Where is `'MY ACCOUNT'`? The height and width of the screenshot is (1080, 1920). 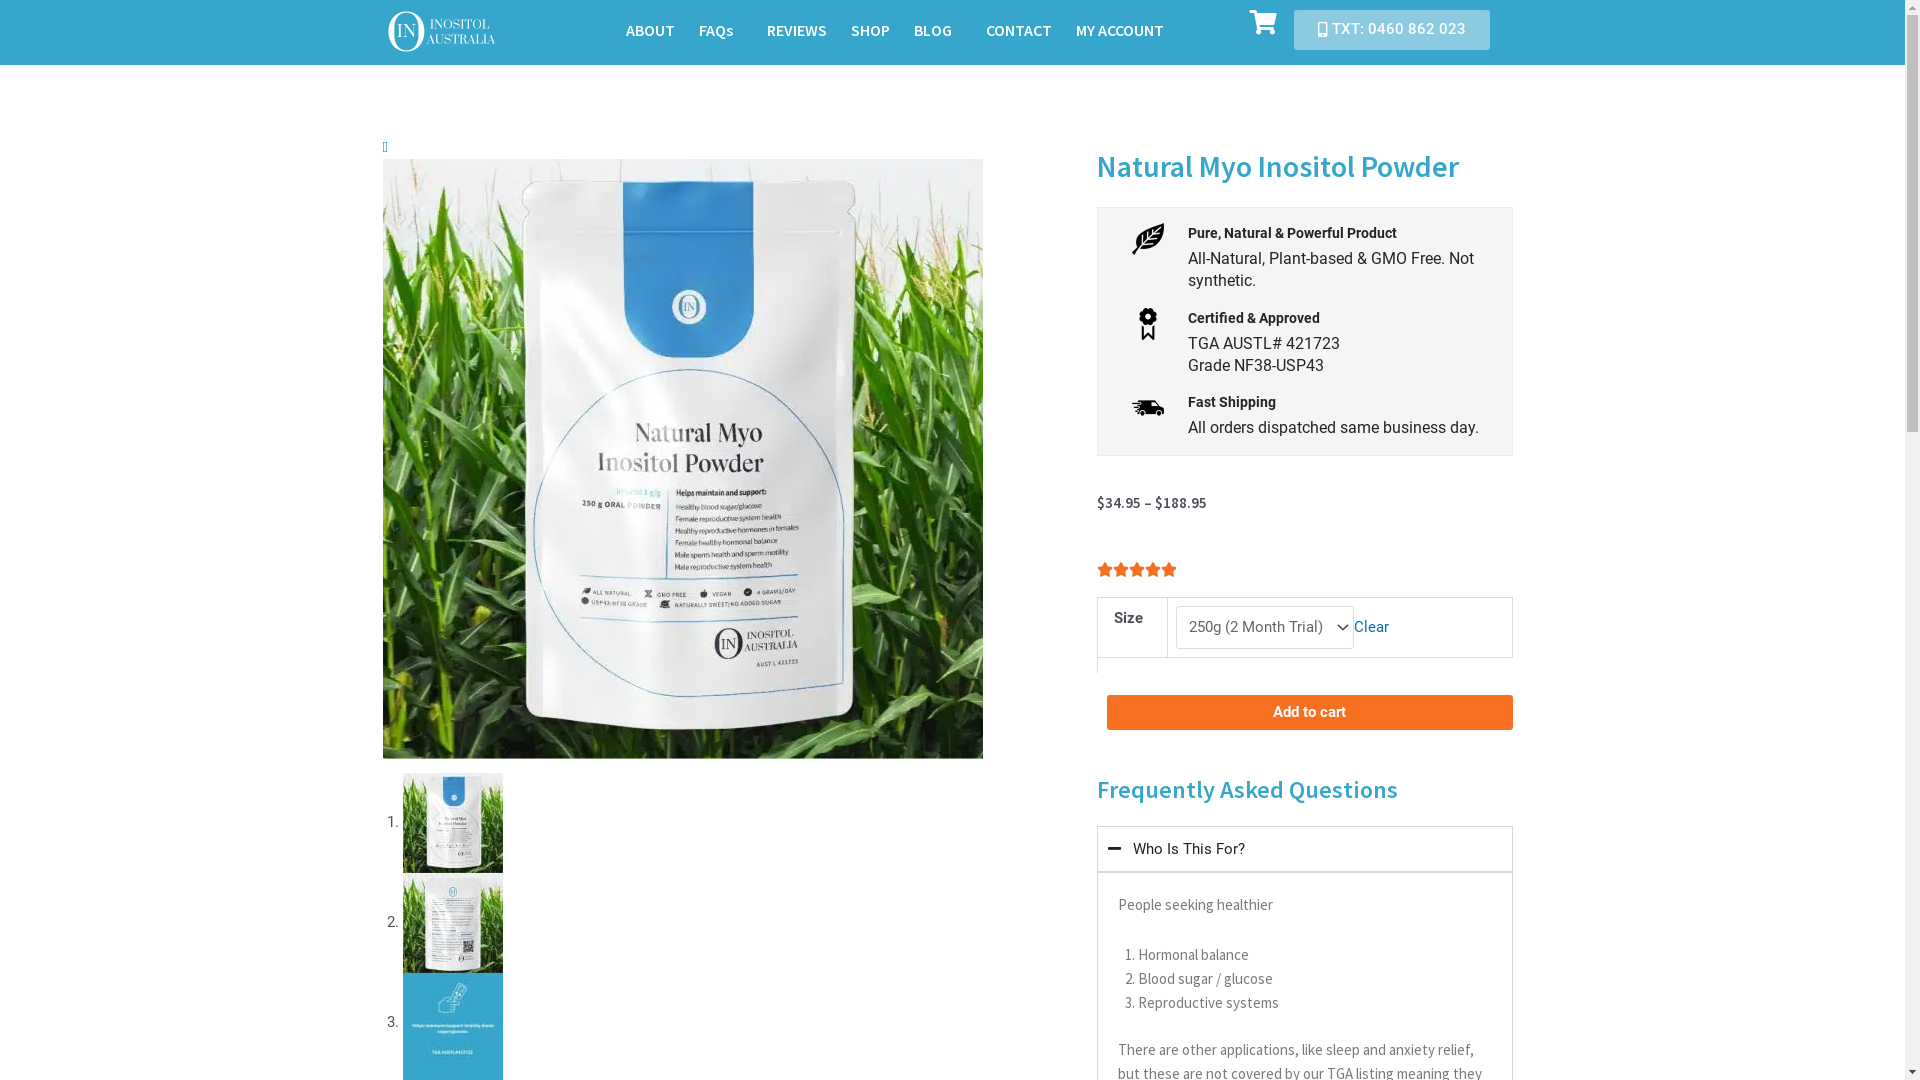
'MY ACCOUNT' is located at coordinates (1118, 30).